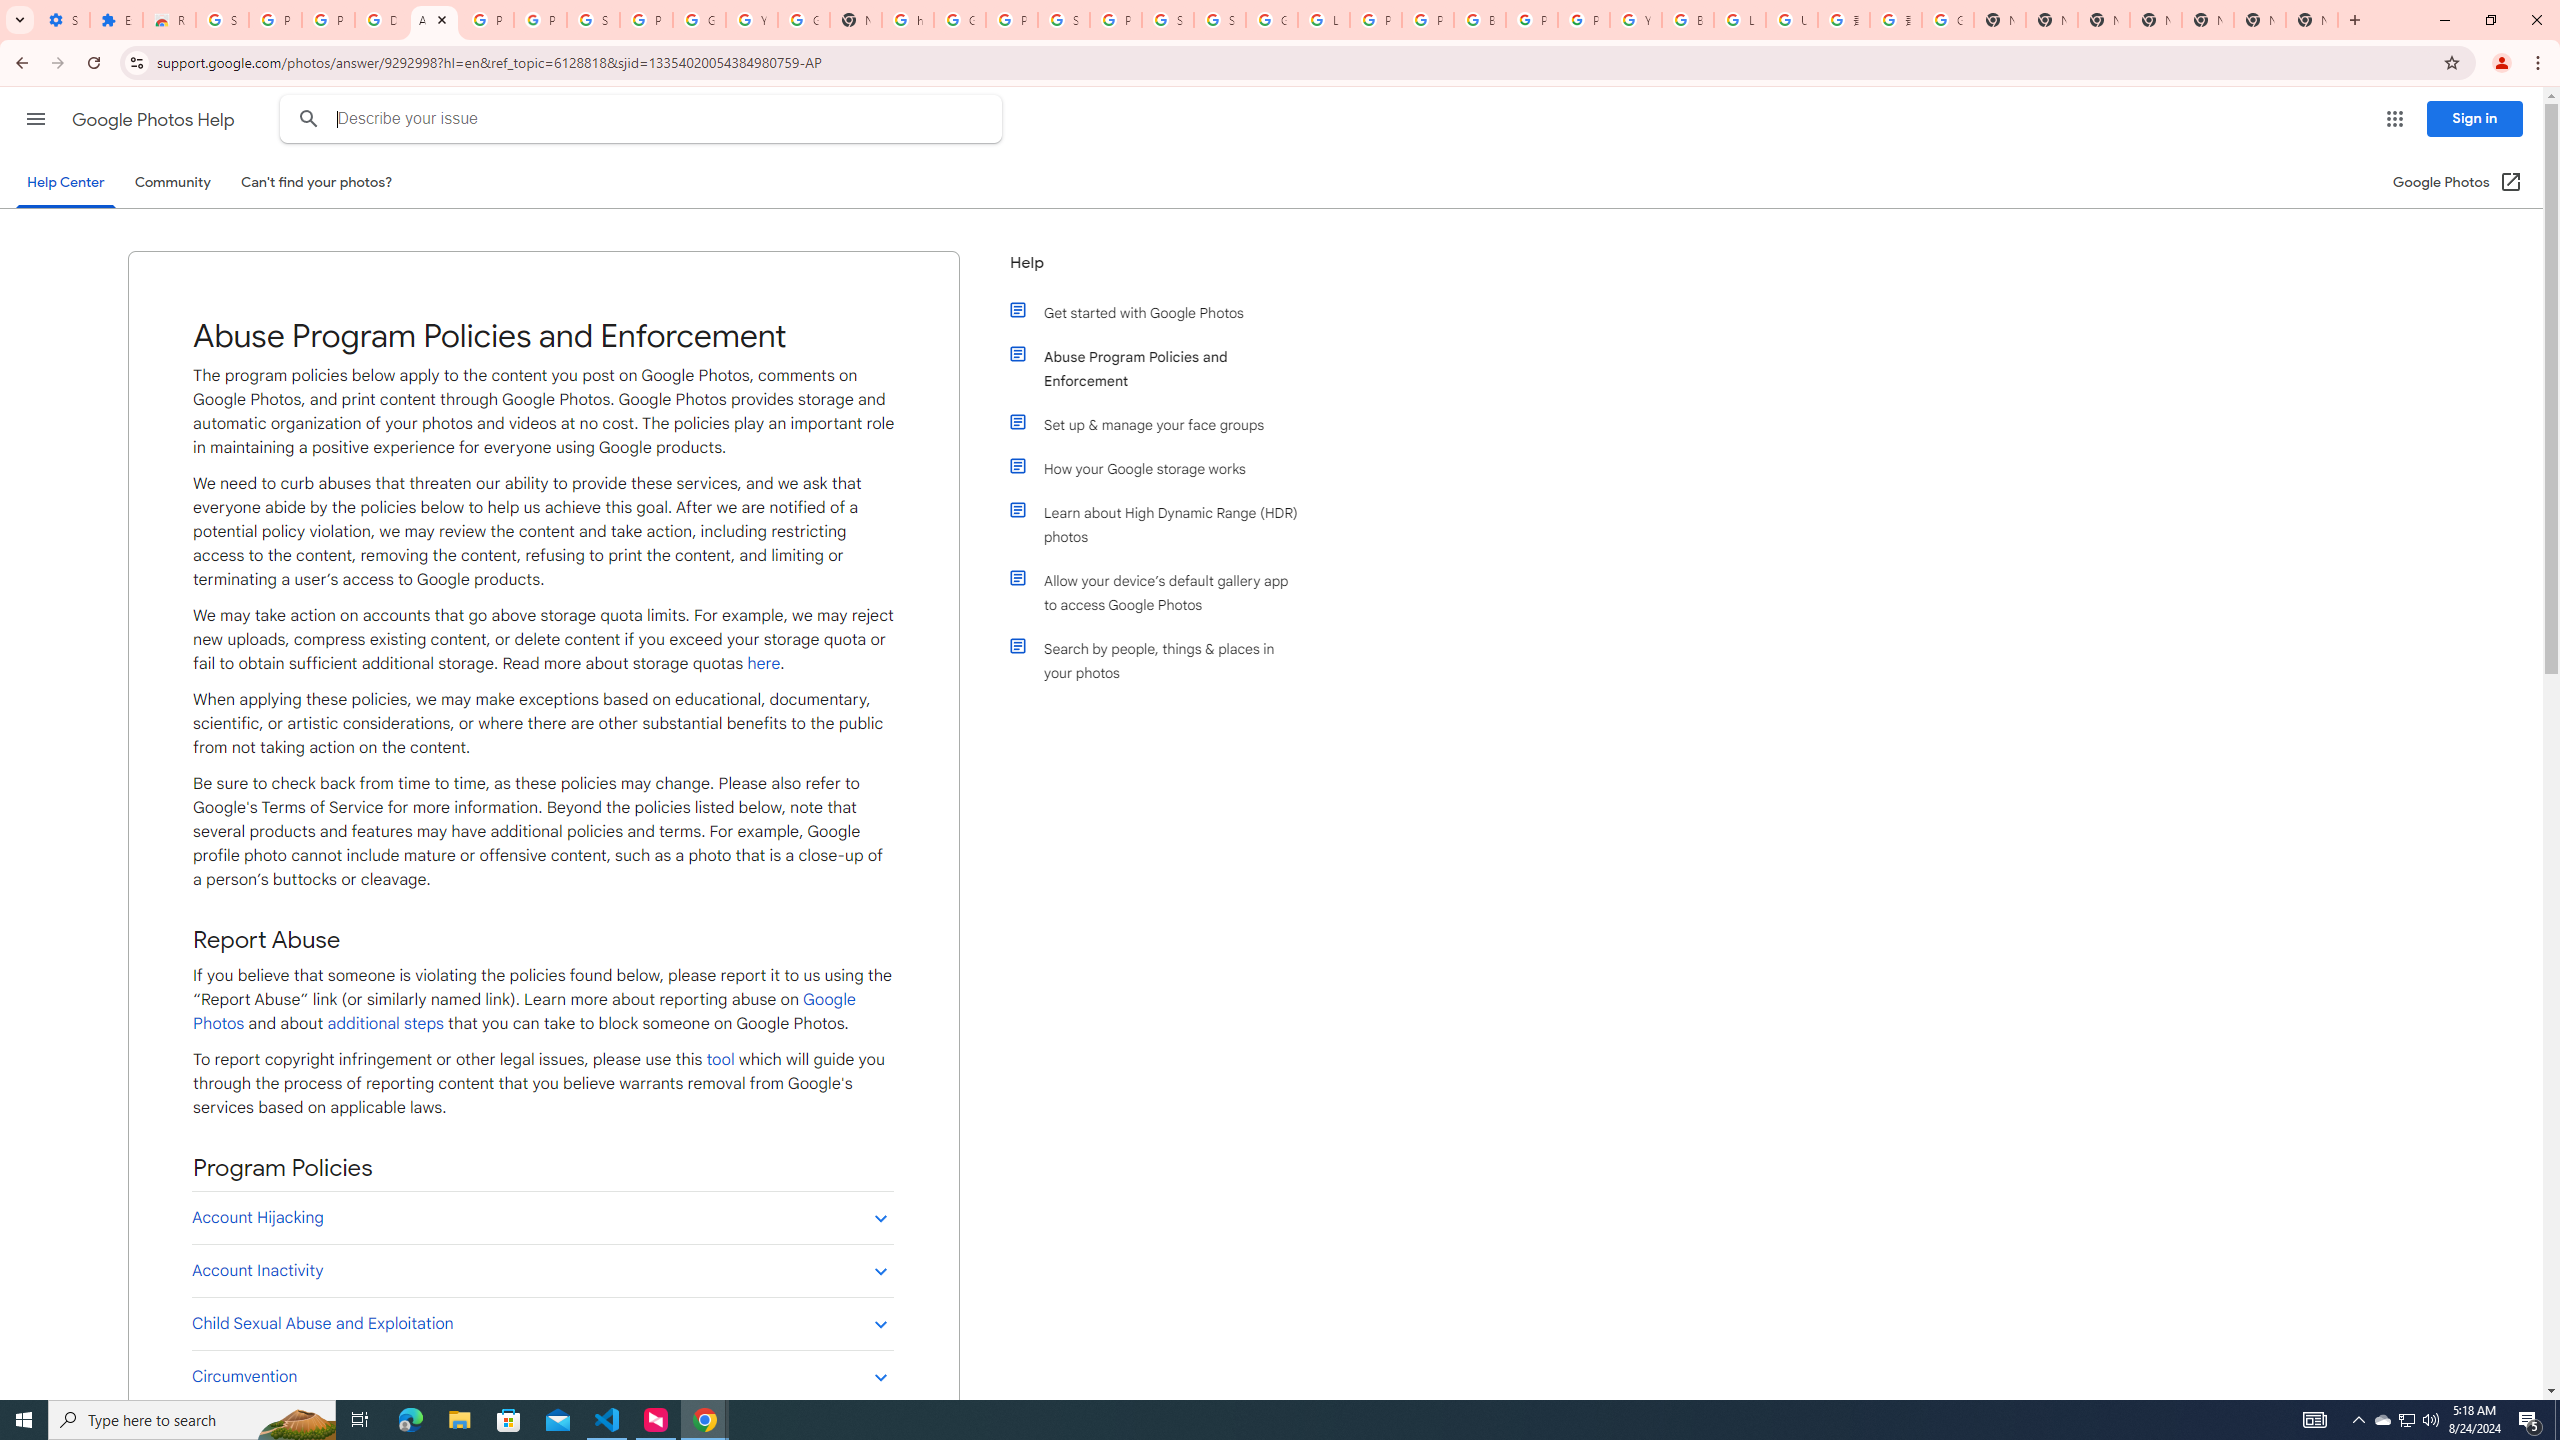 Image resolution: width=2560 pixels, height=1440 pixels. Describe the element at coordinates (317, 181) in the screenshot. I see `'Can'` at that location.